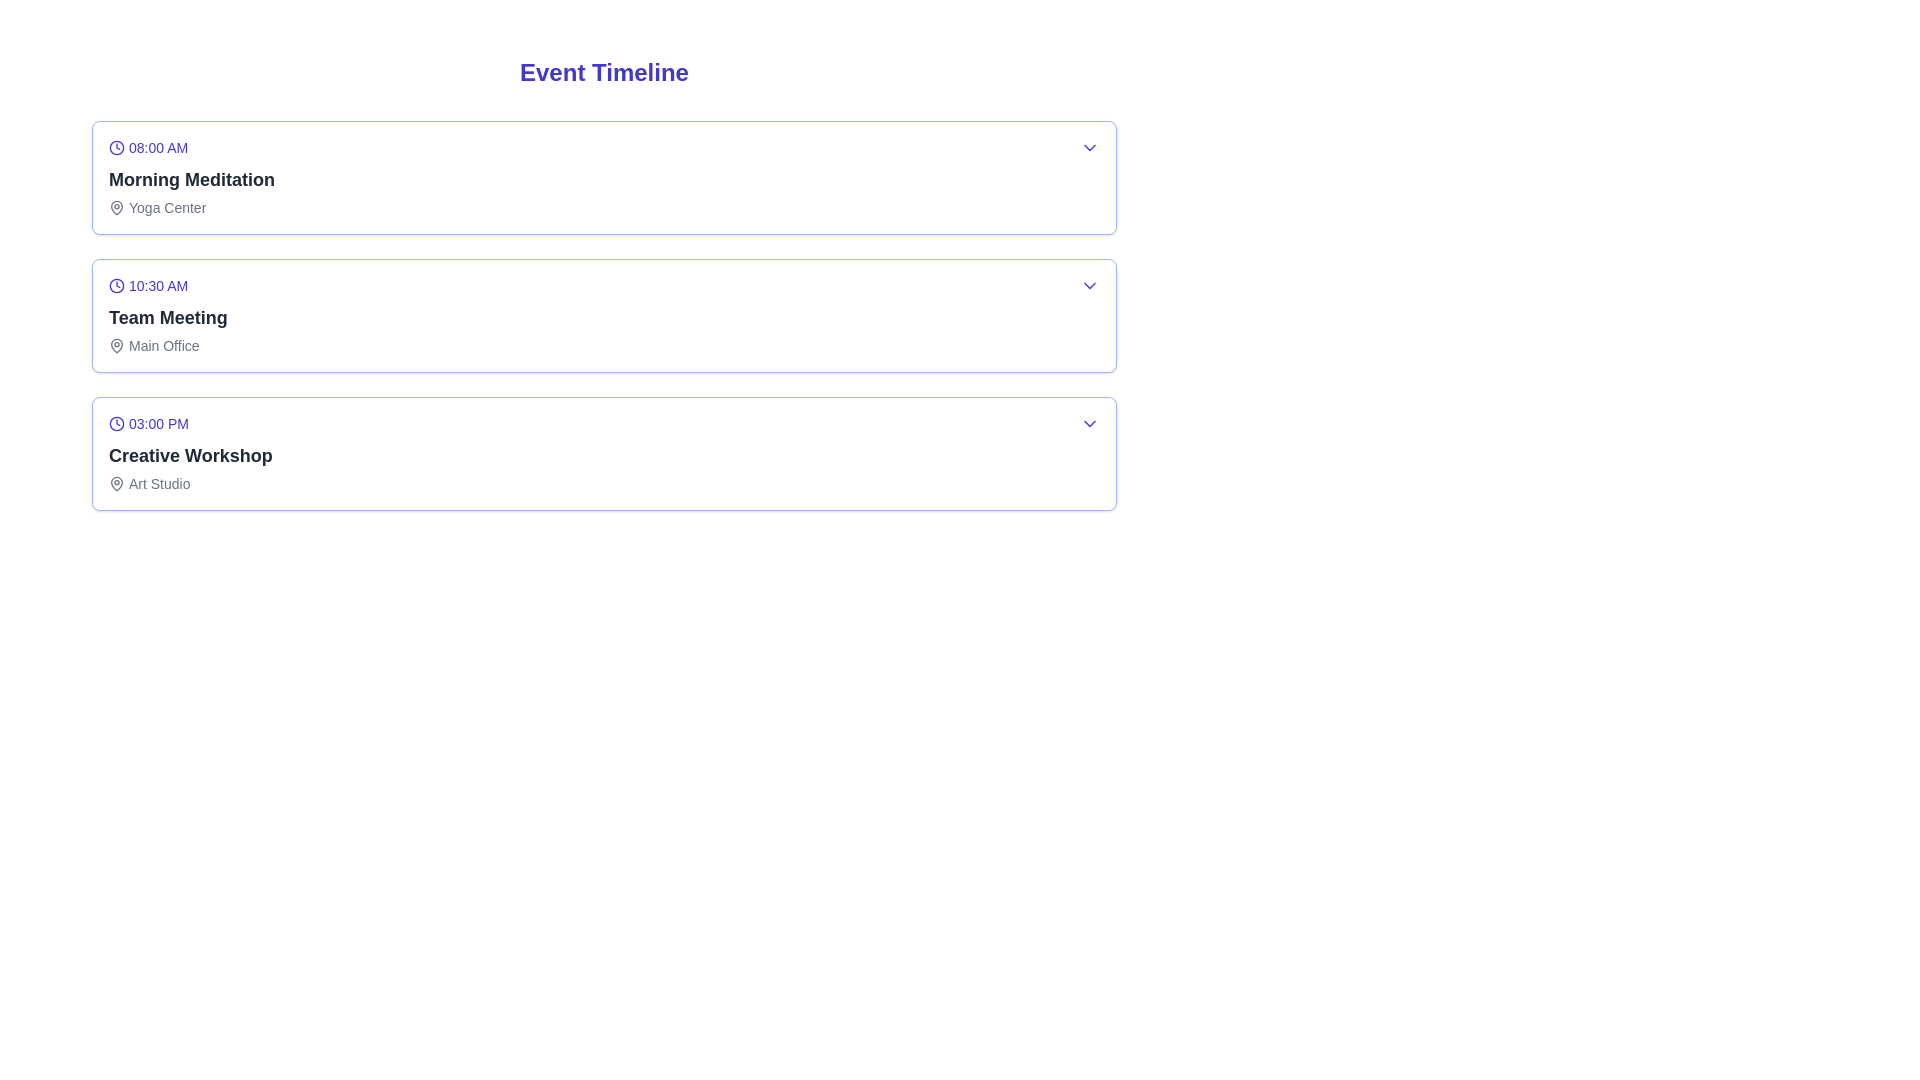  Describe the element at coordinates (115, 423) in the screenshot. I see `the clock icon representing the scheduled time for the event, positioned to the left of the text '03:00 PM' in the event timeline` at that location.